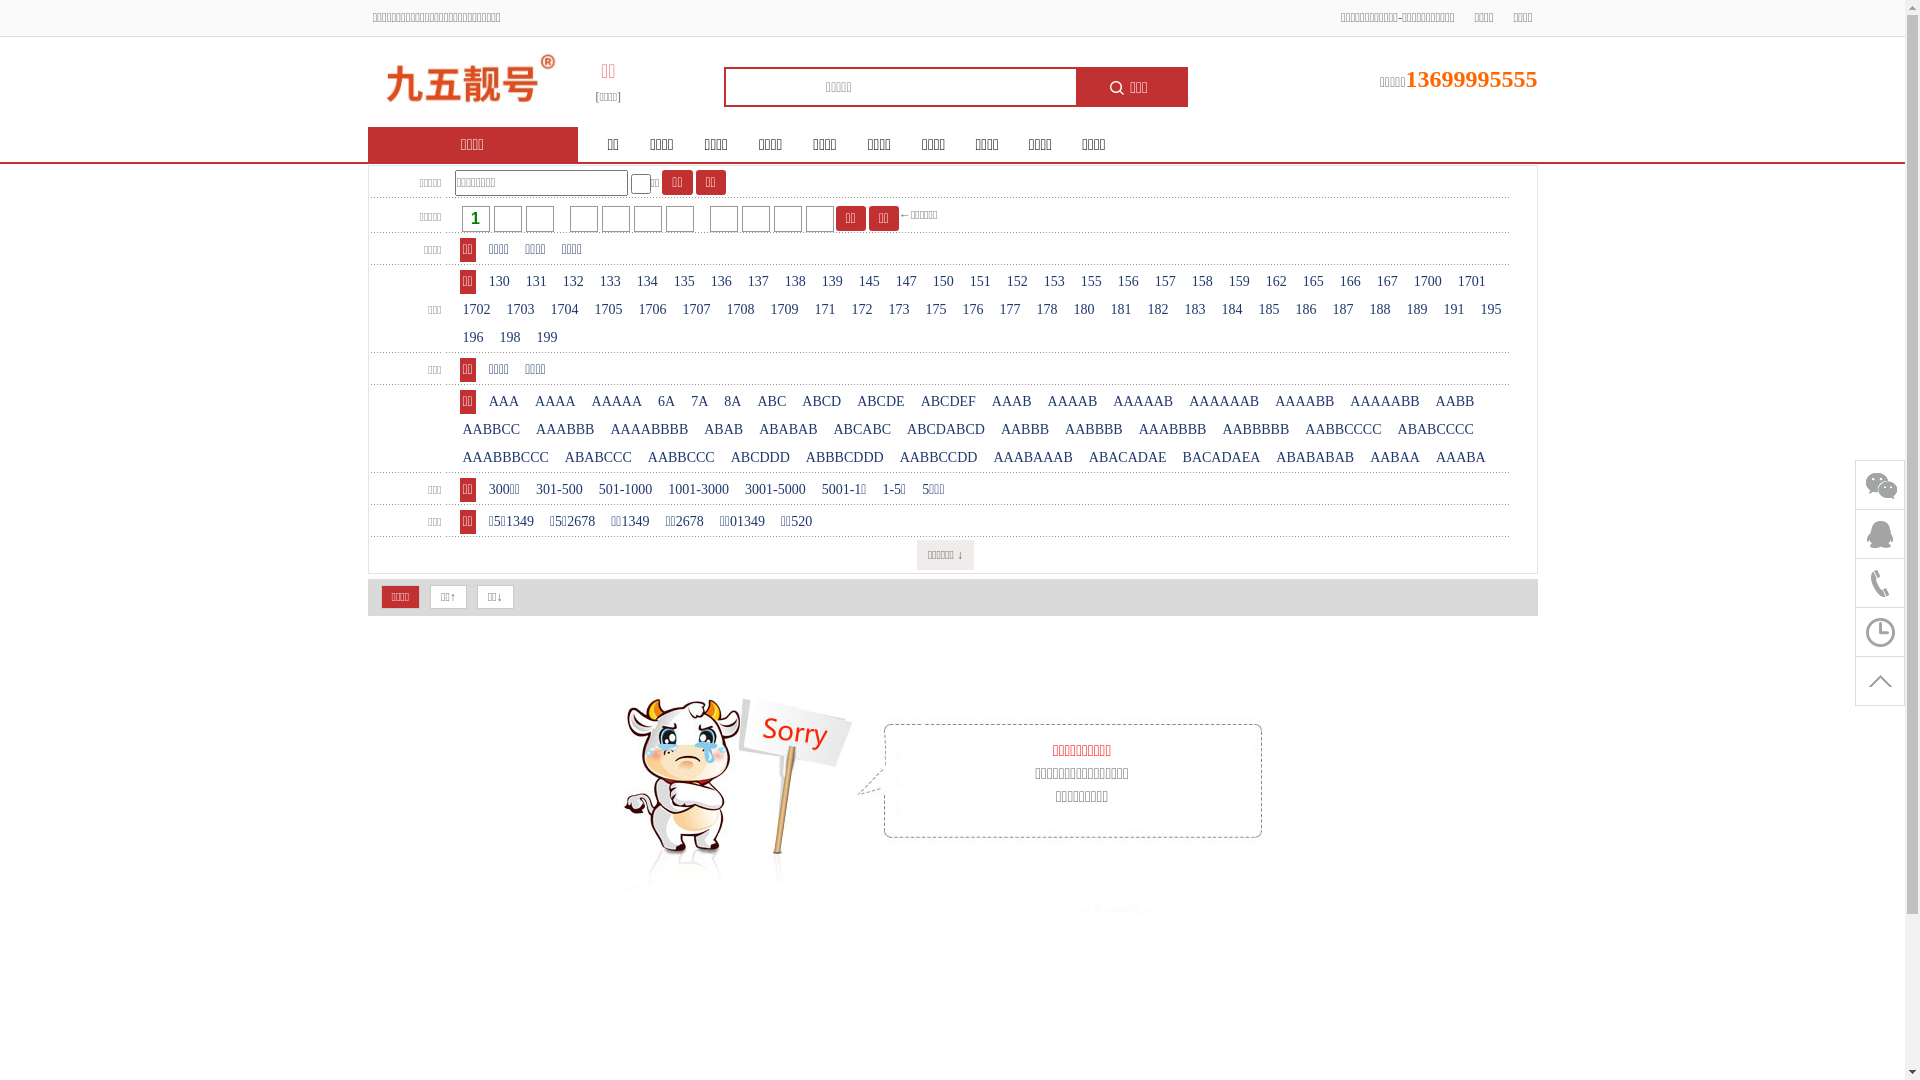  What do you see at coordinates (504, 401) in the screenshot?
I see `'AAA'` at bounding box center [504, 401].